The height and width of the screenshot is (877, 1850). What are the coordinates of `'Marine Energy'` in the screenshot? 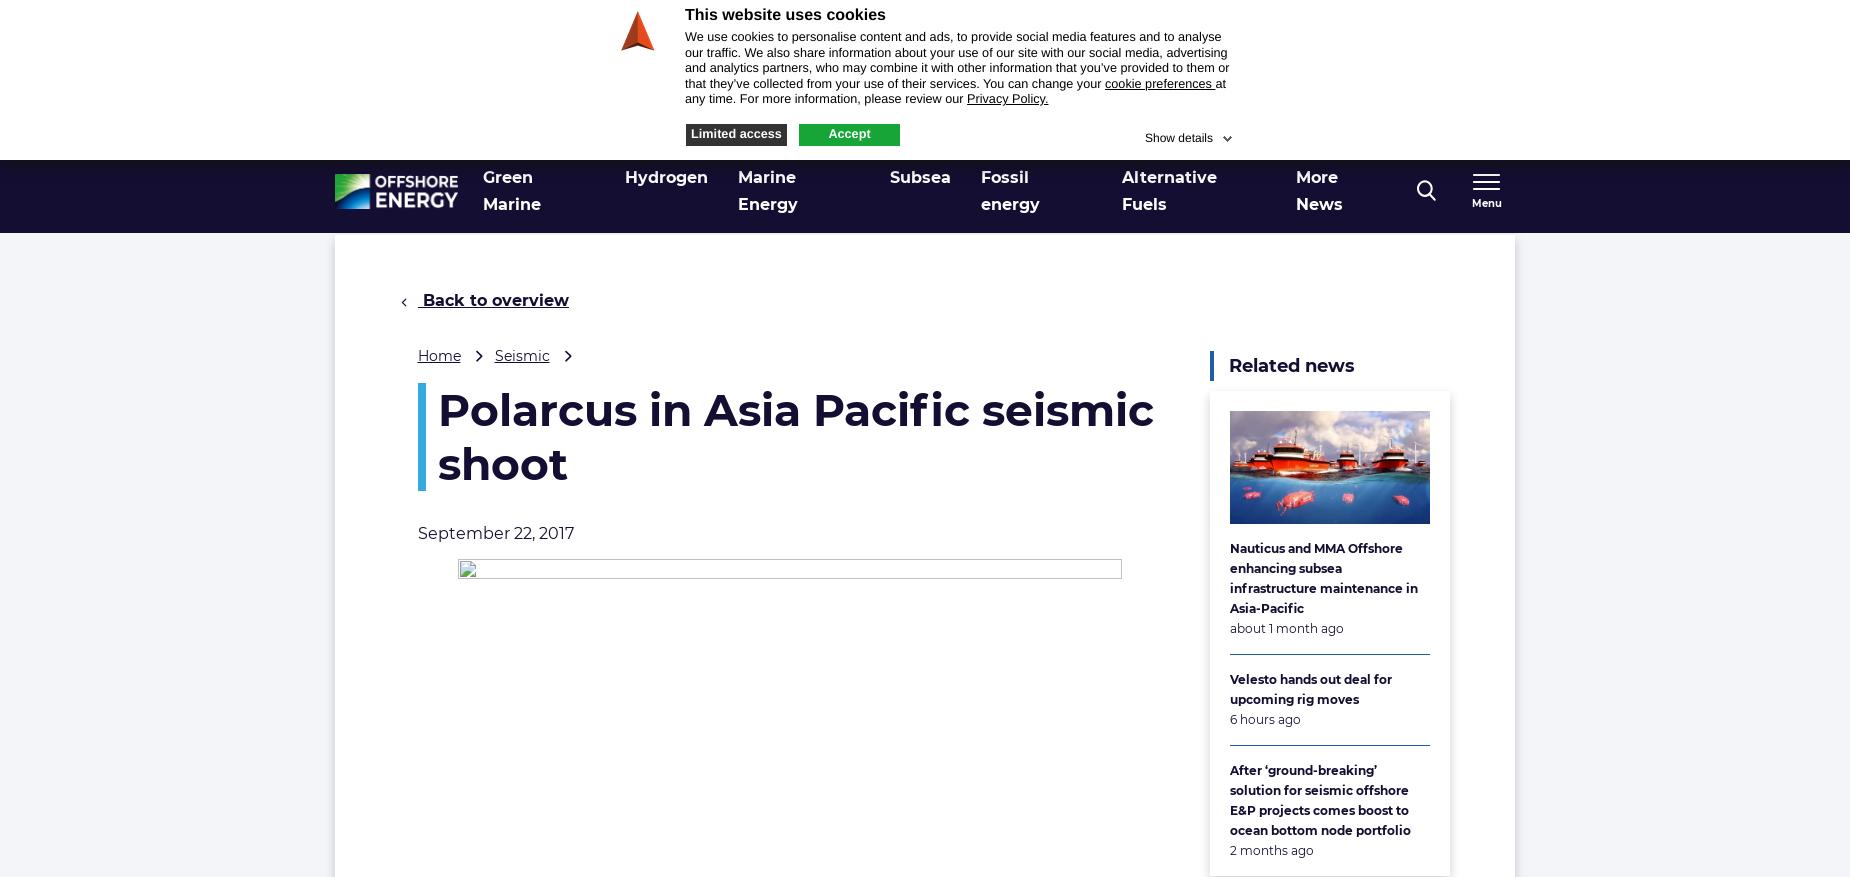 It's located at (767, 190).